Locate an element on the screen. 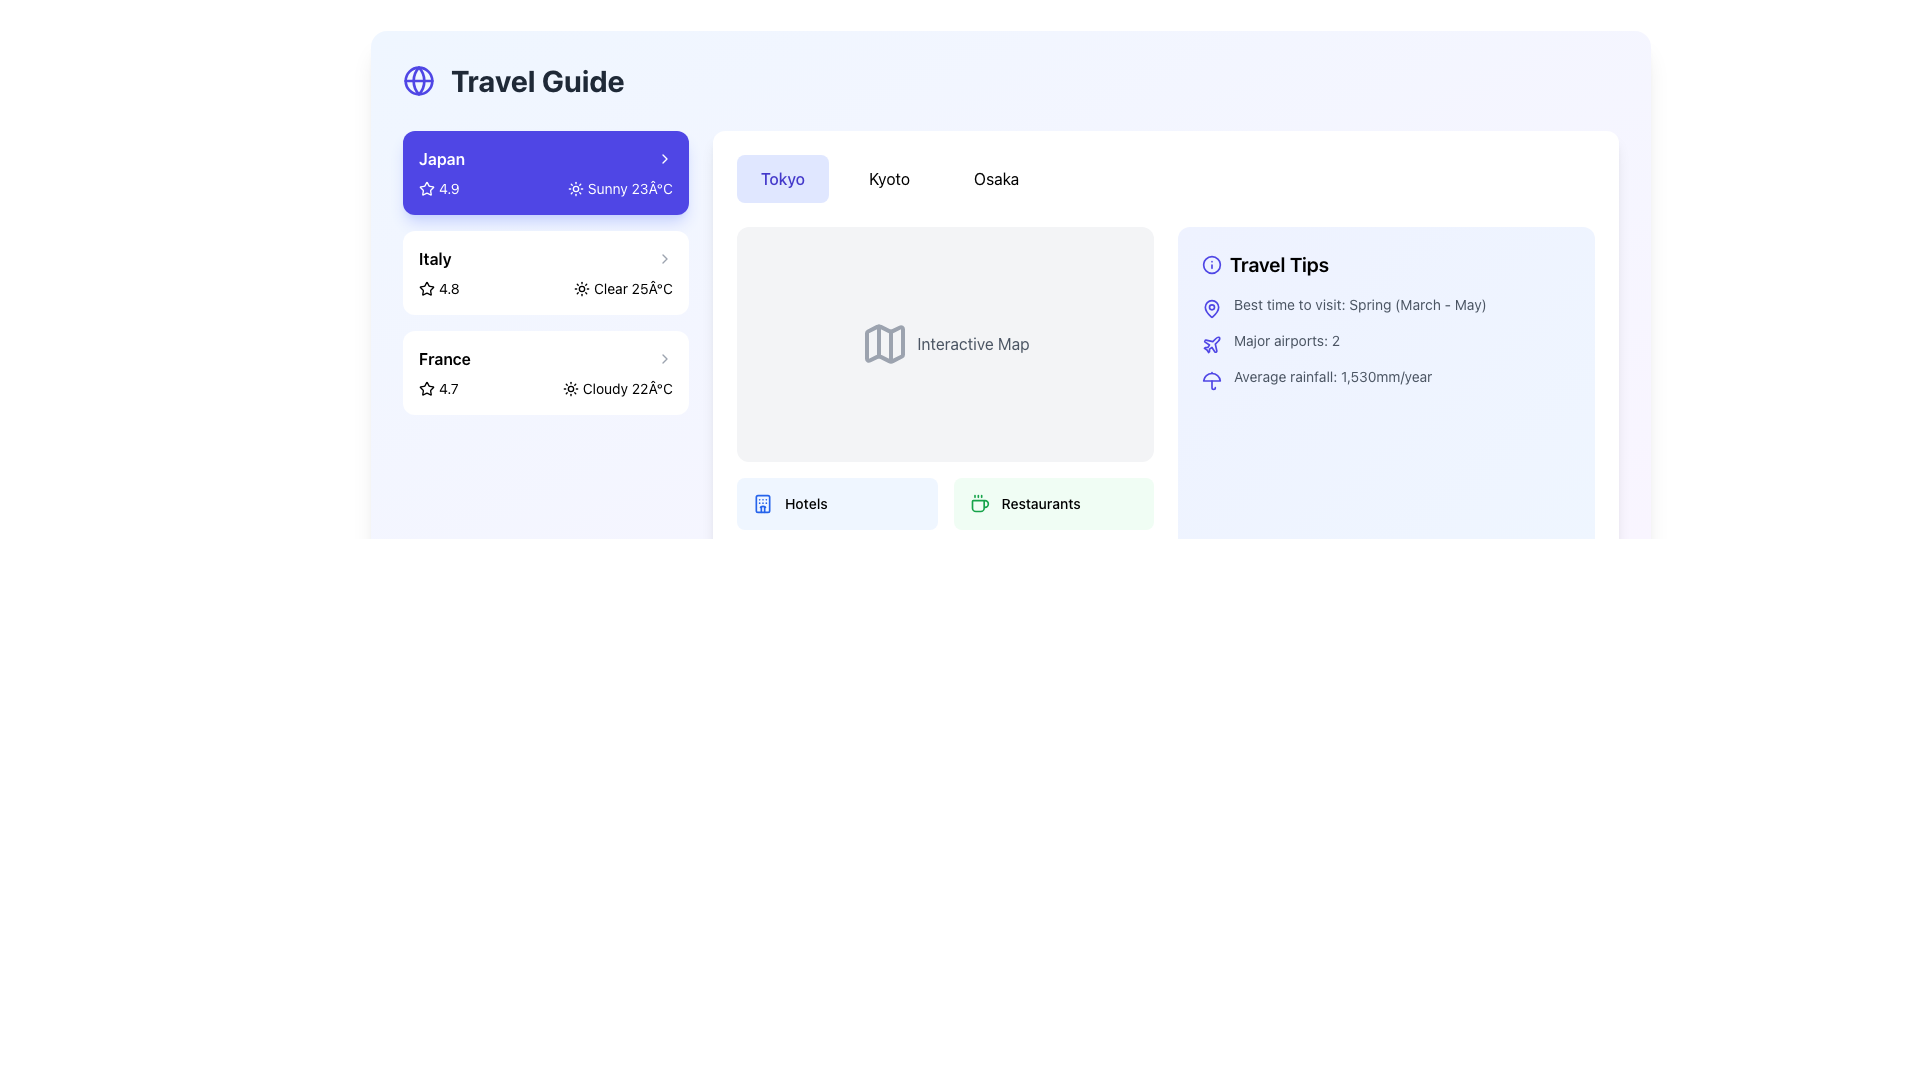  the text label that provides information about the number of major airports associated with the travel destination, located in the travel tips section of the right column, next to an airplane icon is located at coordinates (1287, 339).